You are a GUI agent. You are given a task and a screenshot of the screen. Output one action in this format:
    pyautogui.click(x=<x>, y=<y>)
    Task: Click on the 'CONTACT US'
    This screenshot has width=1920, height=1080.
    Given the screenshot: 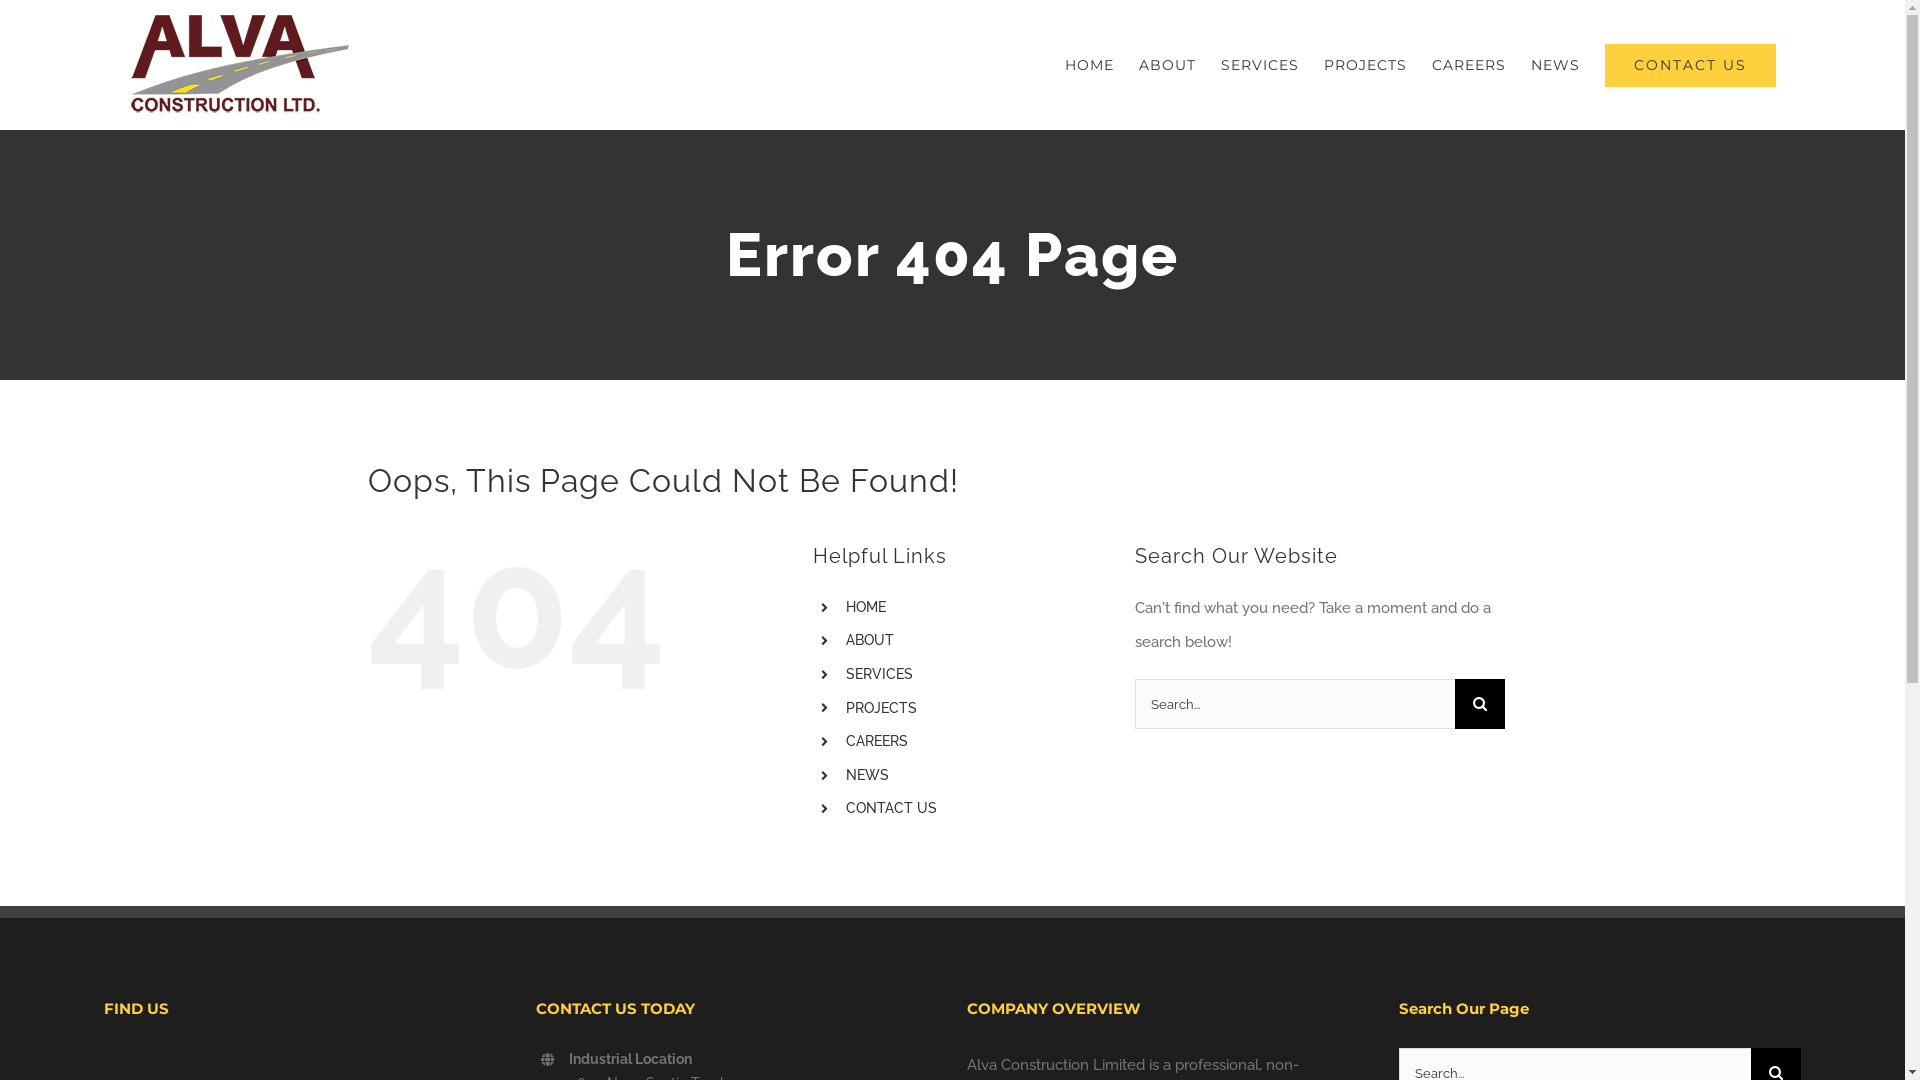 What is the action you would take?
    pyautogui.click(x=1689, y=64)
    